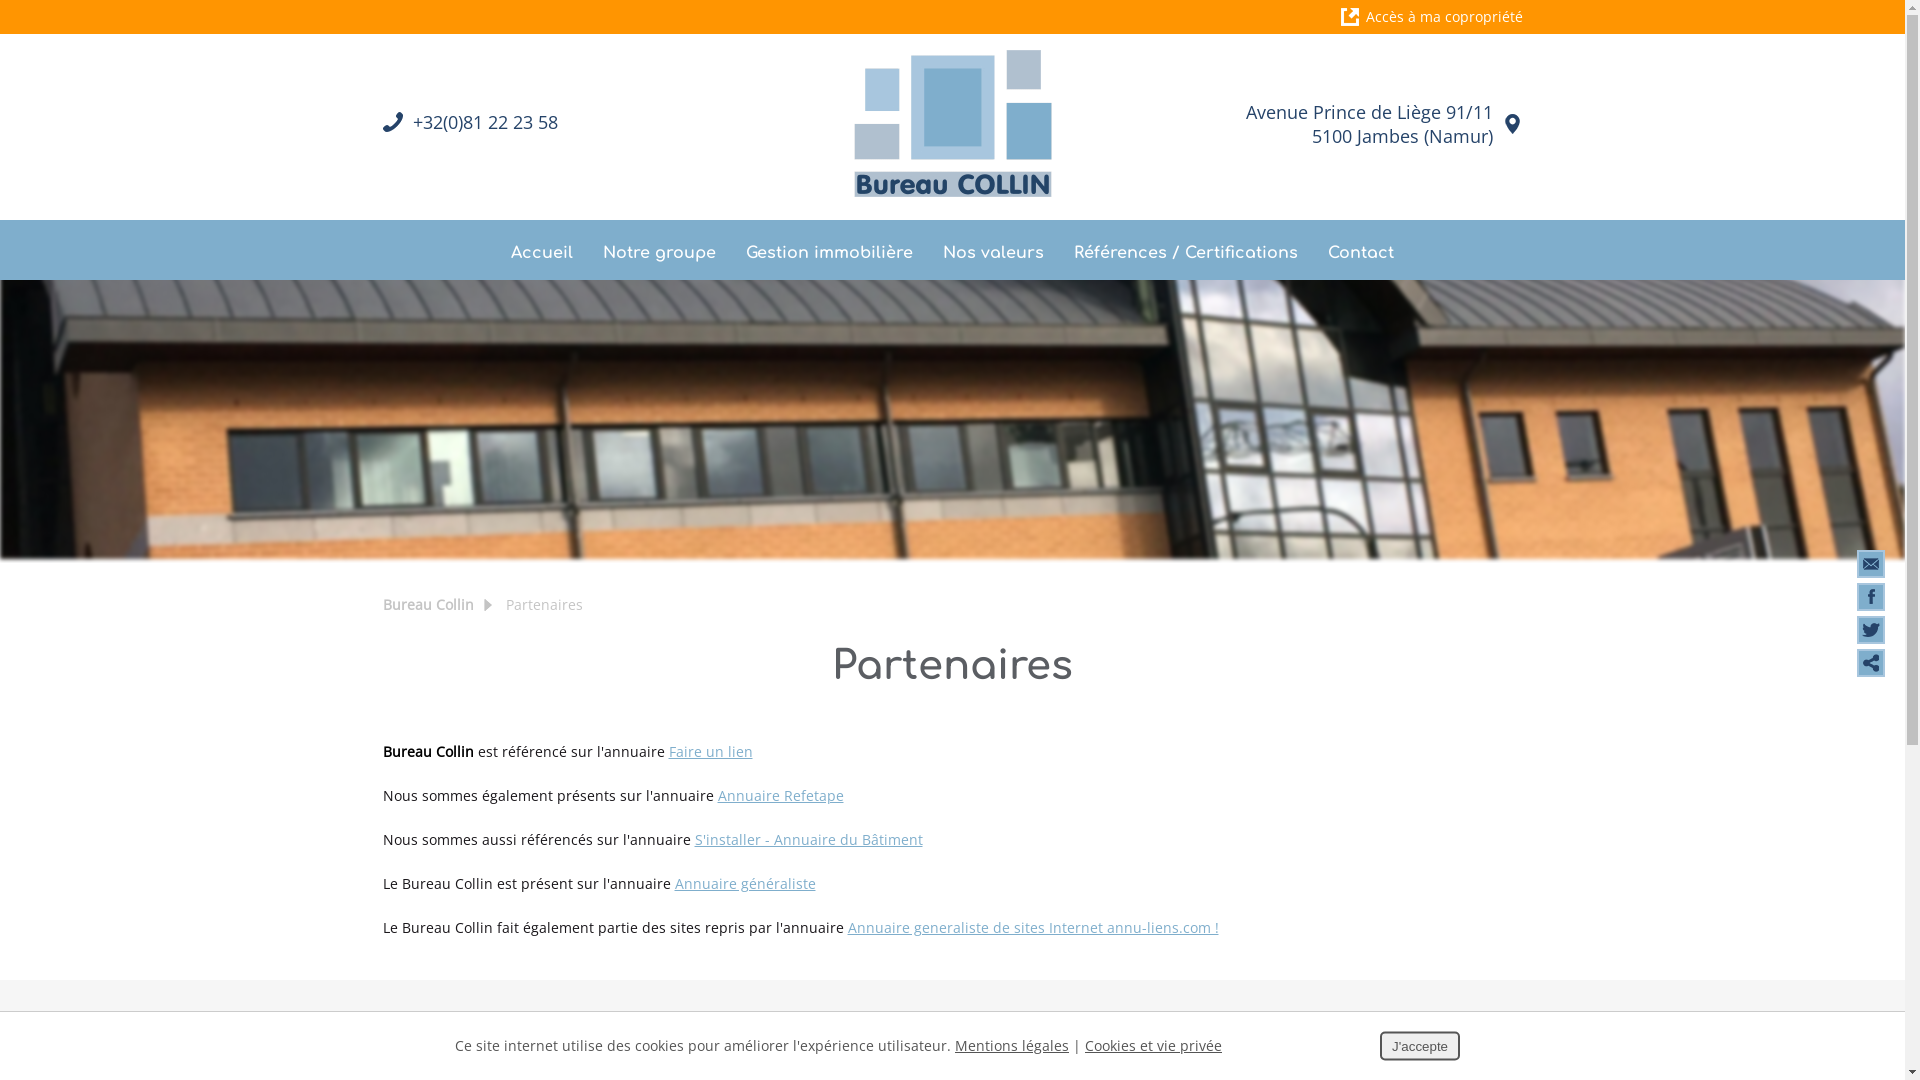 Image resolution: width=1920 pixels, height=1080 pixels. Describe the element at coordinates (710, 751) in the screenshot. I see `'Faire un lien'` at that location.